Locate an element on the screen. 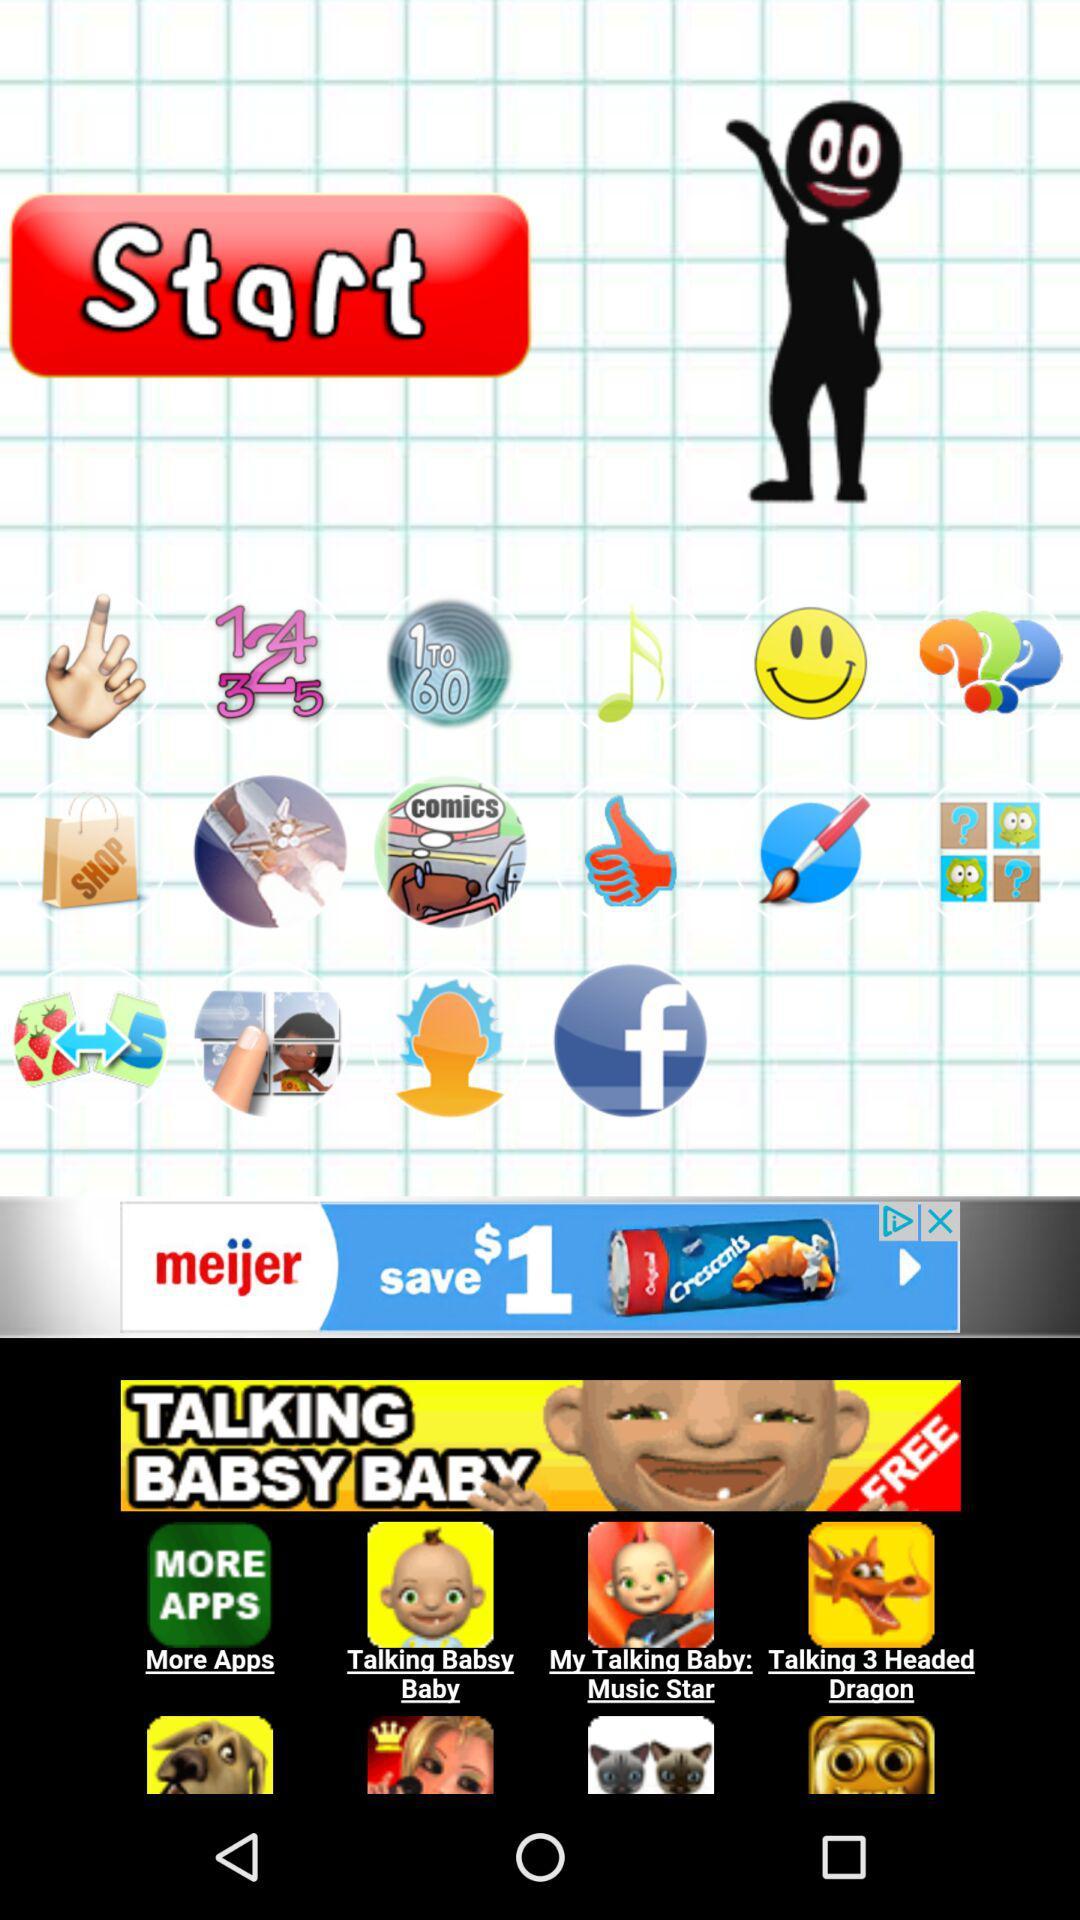 This screenshot has height=1920, width=1080. open app is located at coordinates (450, 851).